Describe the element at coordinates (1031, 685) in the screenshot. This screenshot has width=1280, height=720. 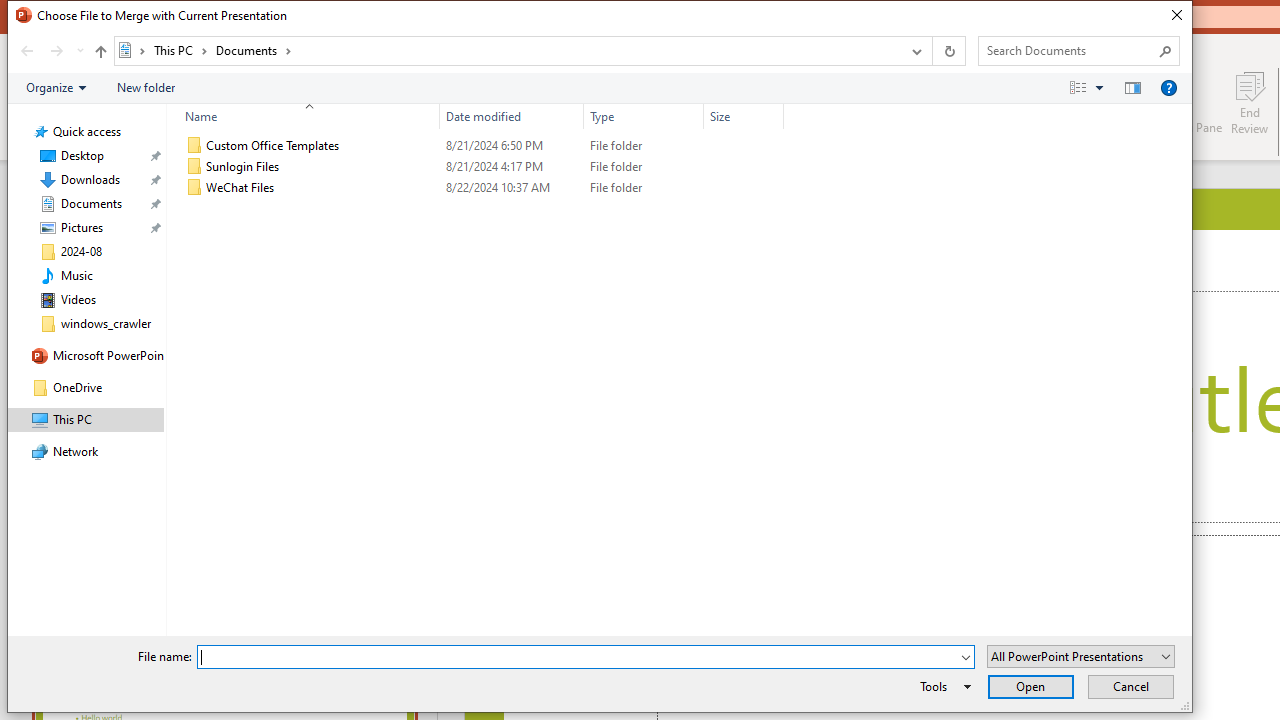
I see `'Open'` at that location.